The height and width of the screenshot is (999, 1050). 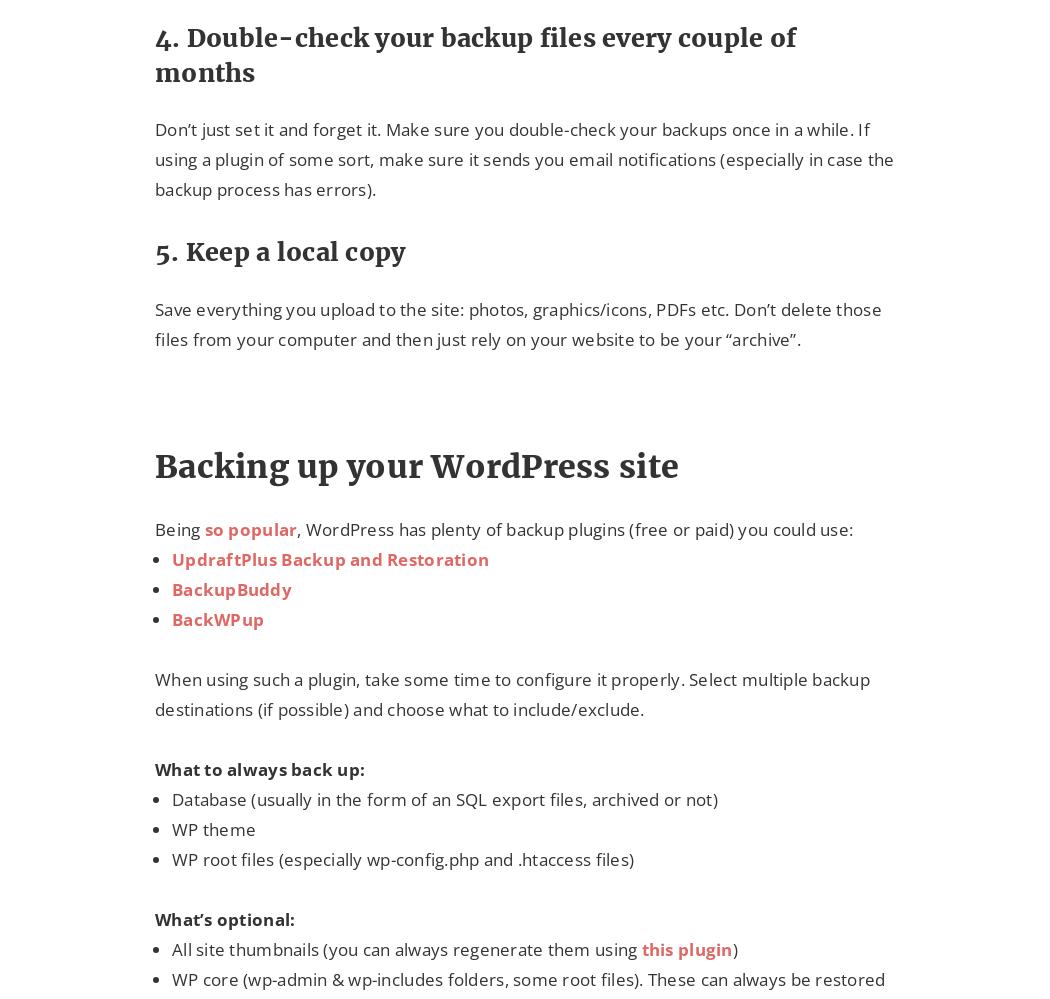 What do you see at coordinates (686, 947) in the screenshot?
I see `'this plugin'` at bounding box center [686, 947].